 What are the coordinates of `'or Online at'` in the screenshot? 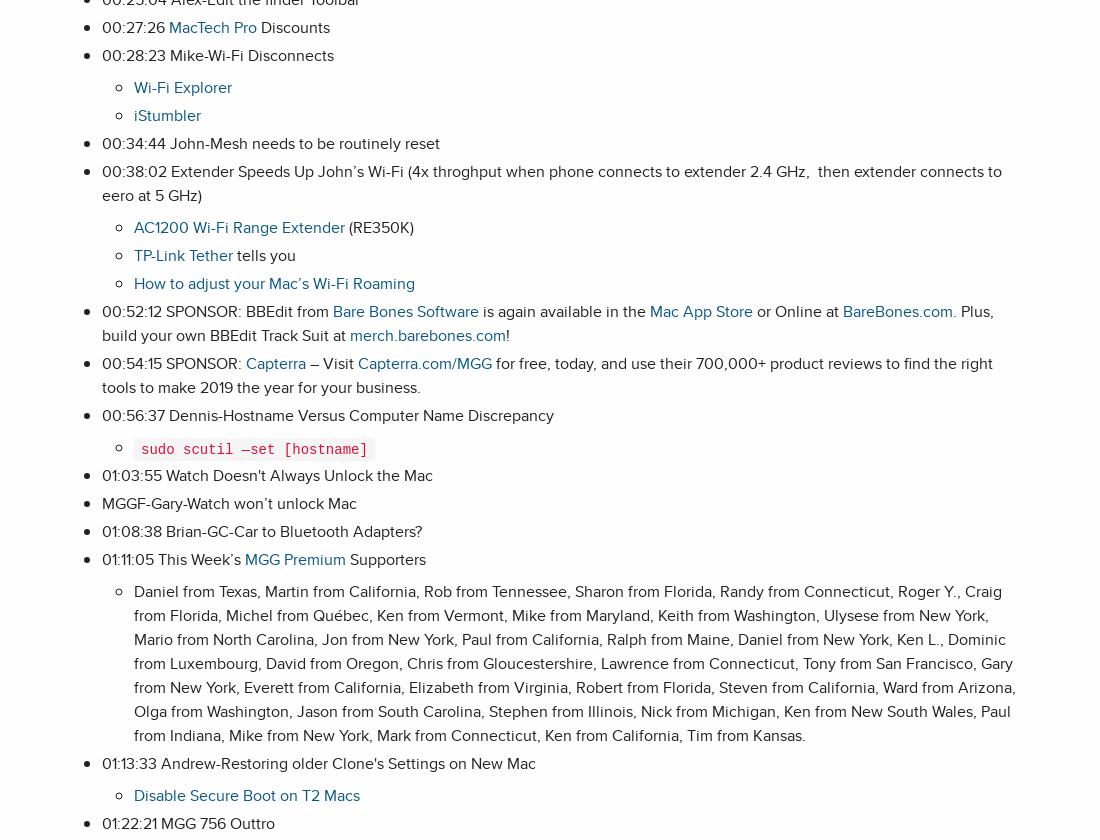 It's located at (751, 311).